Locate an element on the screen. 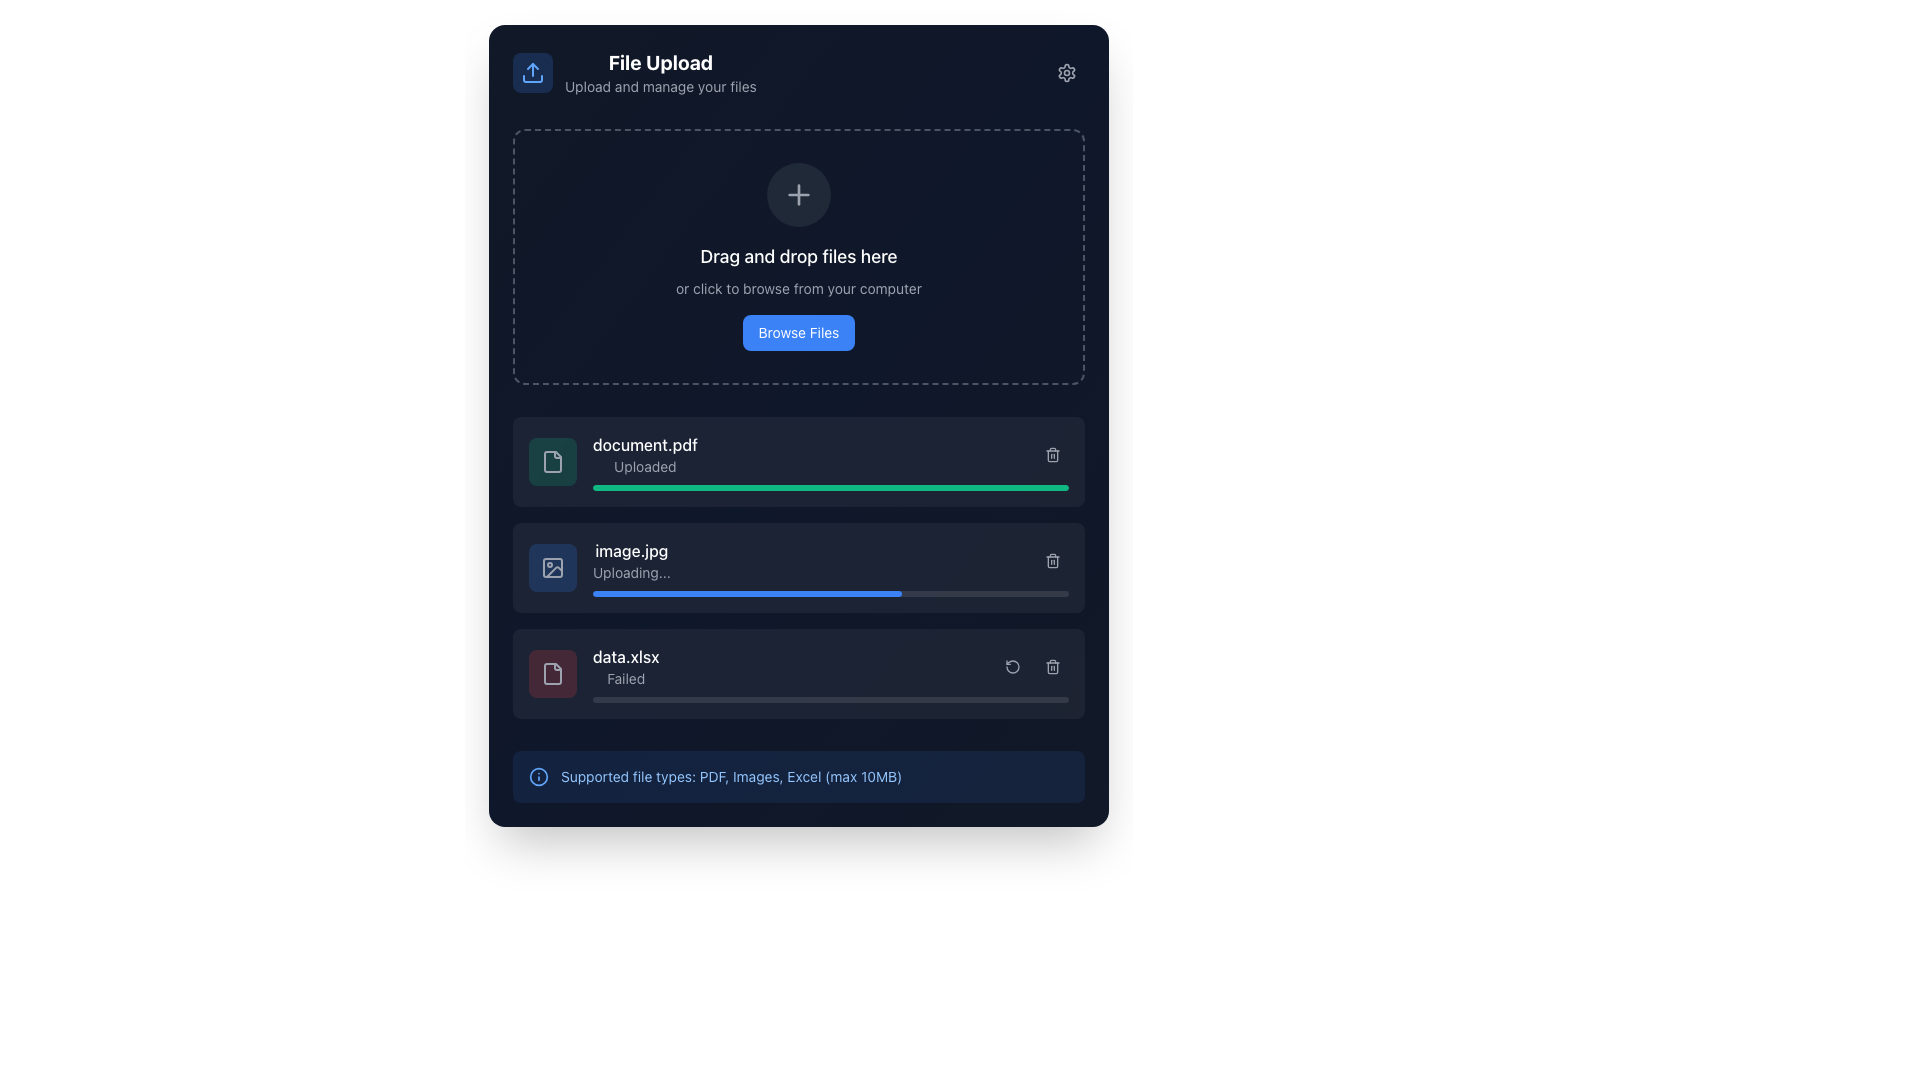 This screenshot has width=1920, height=1080. the settings icon located in the top-right corner of the interface is located at coordinates (1065, 72).